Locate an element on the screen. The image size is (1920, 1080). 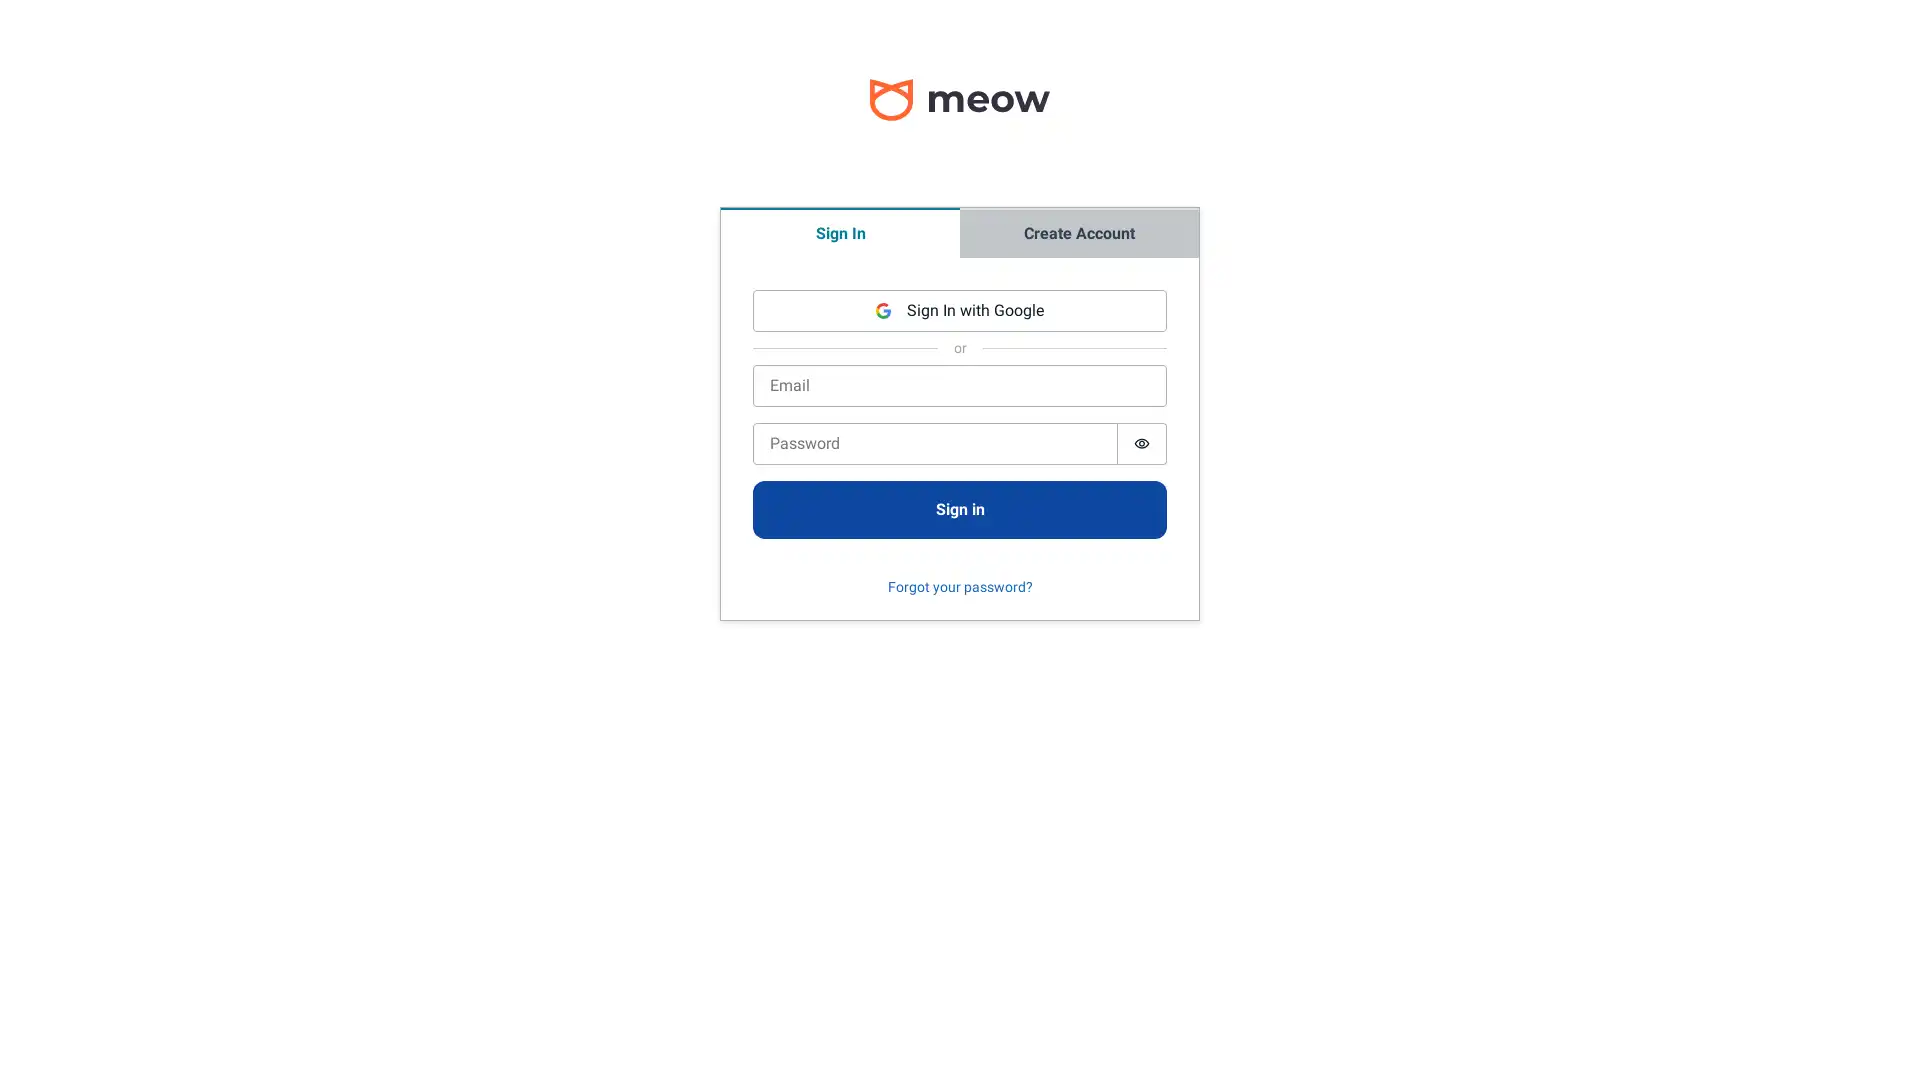
Google icon Sign In with Google is located at coordinates (960, 311).